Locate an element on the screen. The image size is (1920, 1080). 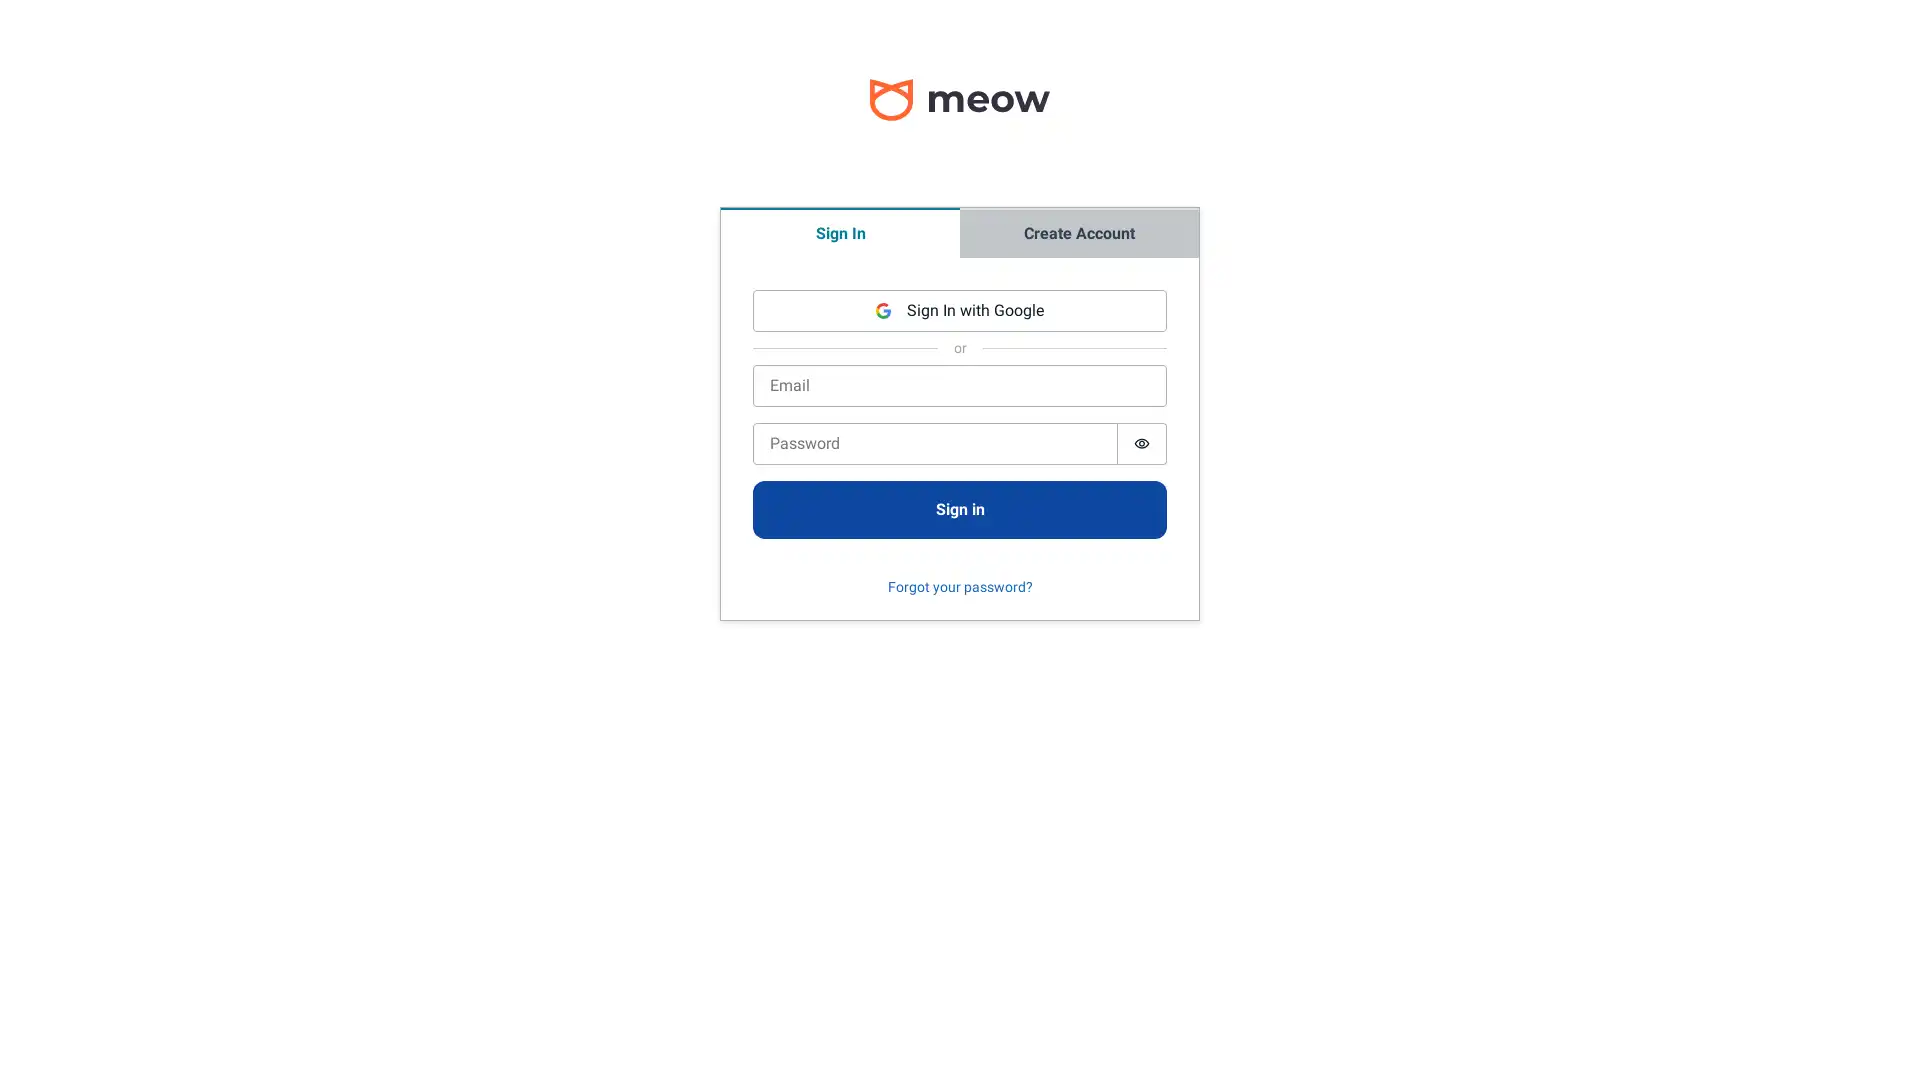
Google icon Sign In with Google is located at coordinates (960, 311).